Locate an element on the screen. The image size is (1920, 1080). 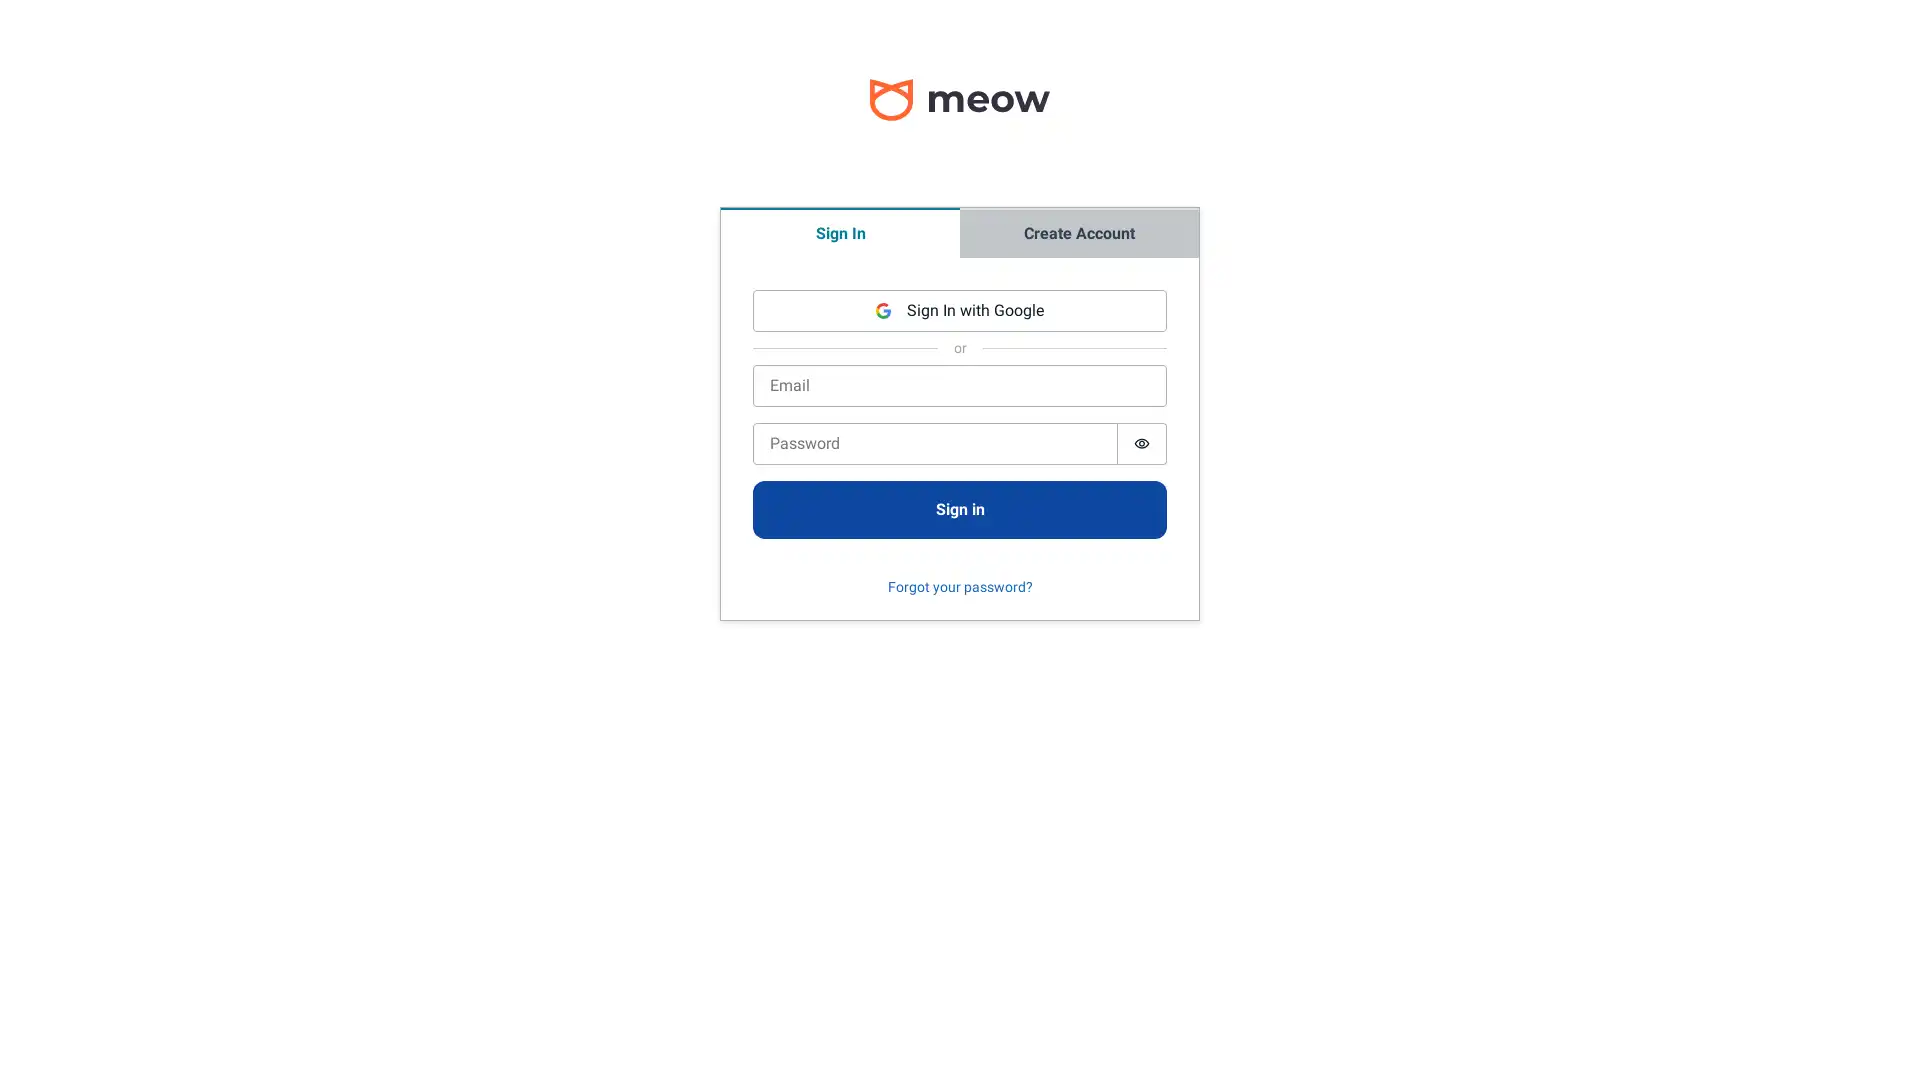
Google icon Sign In with Google is located at coordinates (960, 311).